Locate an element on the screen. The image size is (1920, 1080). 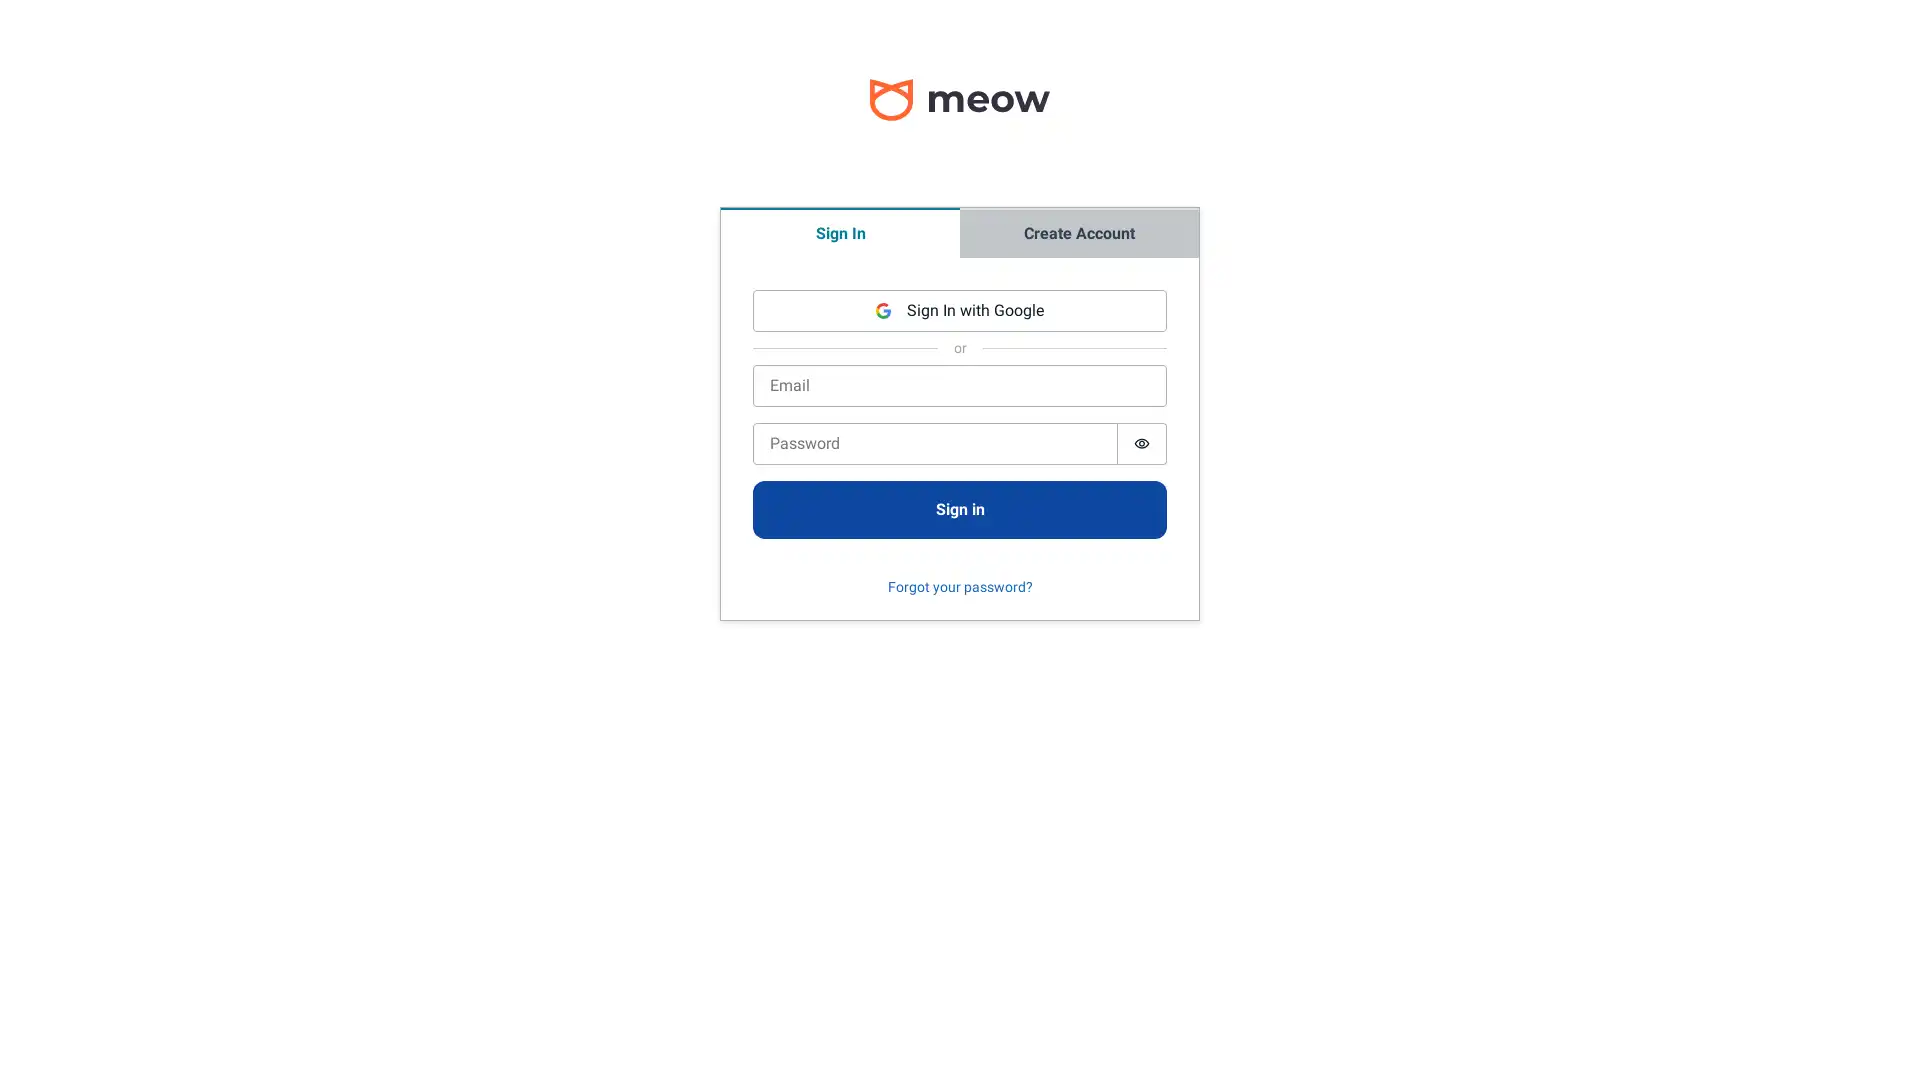
Google icon Sign In with Google is located at coordinates (960, 311).